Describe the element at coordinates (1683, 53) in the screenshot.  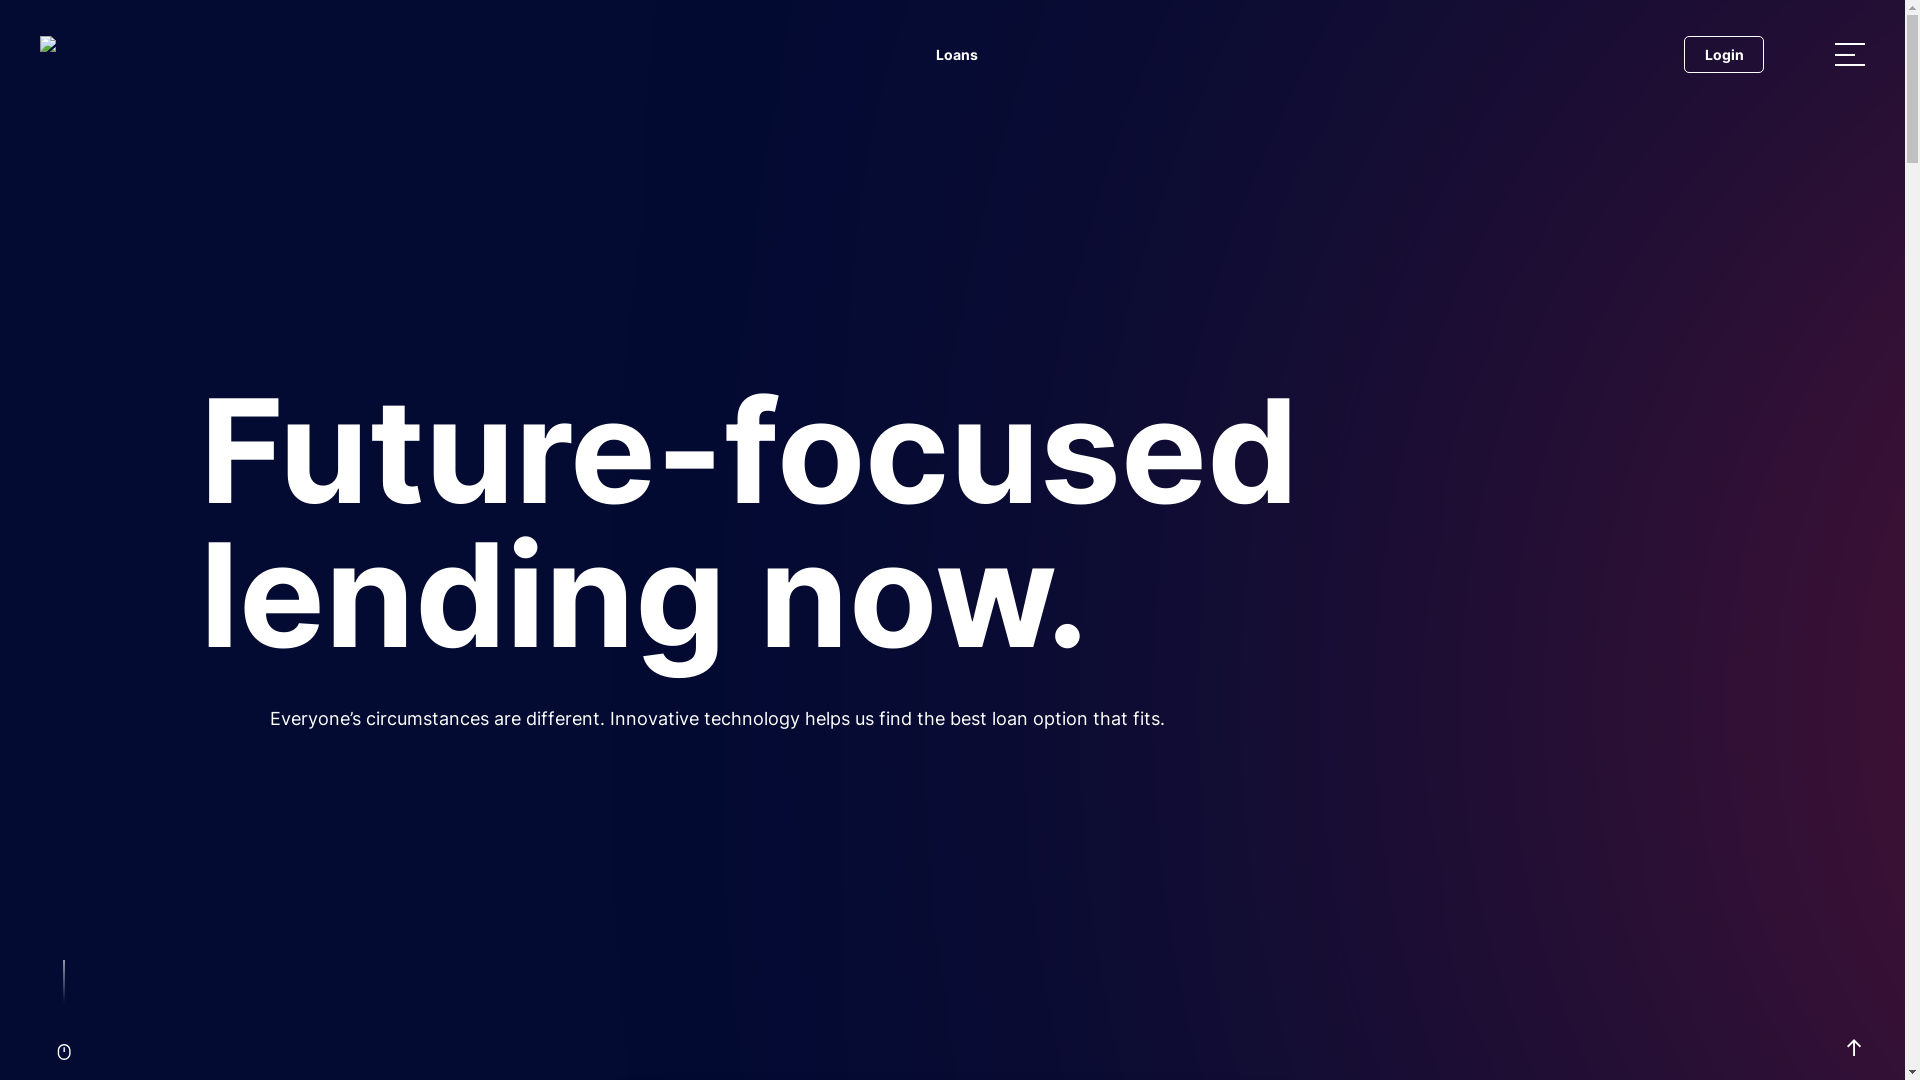
I see `'Login'` at that location.